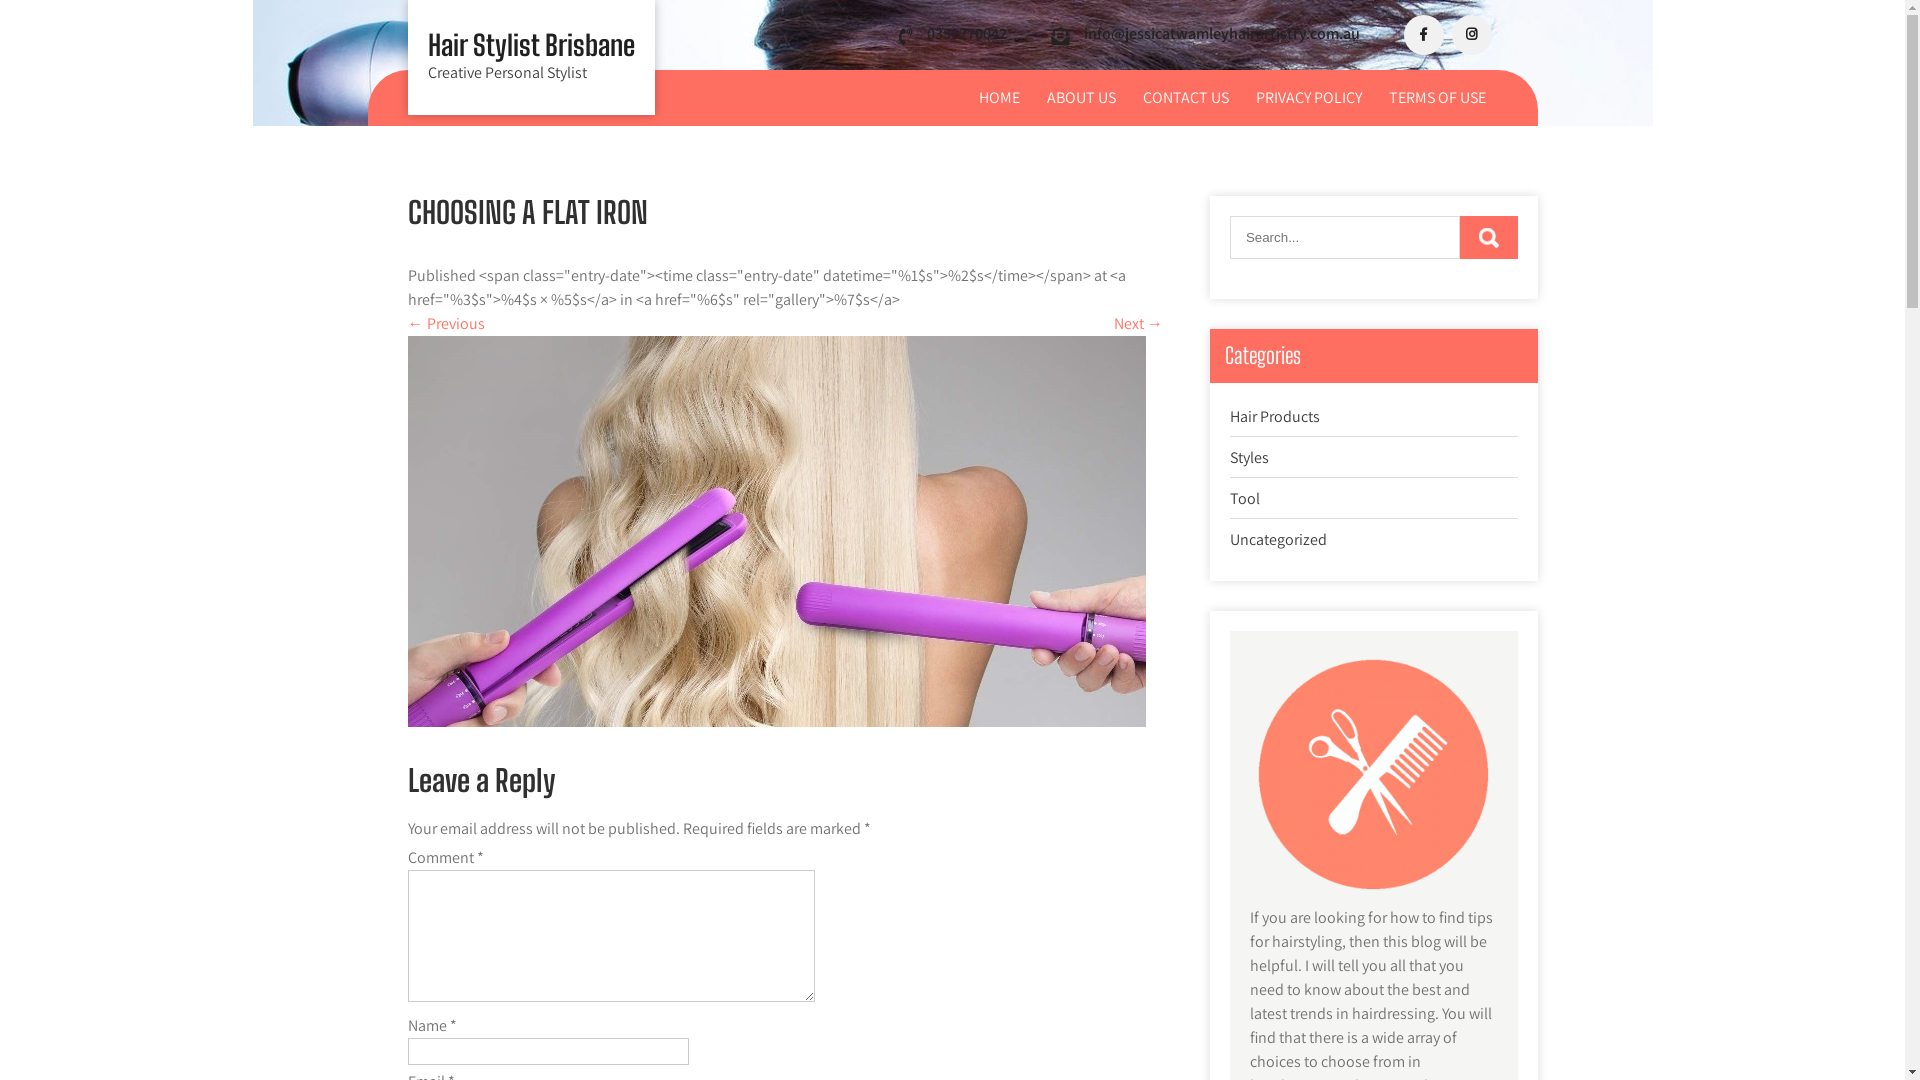 The image size is (1920, 1080). Describe the element at coordinates (1243, 497) in the screenshot. I see `'Tool'` at that location.